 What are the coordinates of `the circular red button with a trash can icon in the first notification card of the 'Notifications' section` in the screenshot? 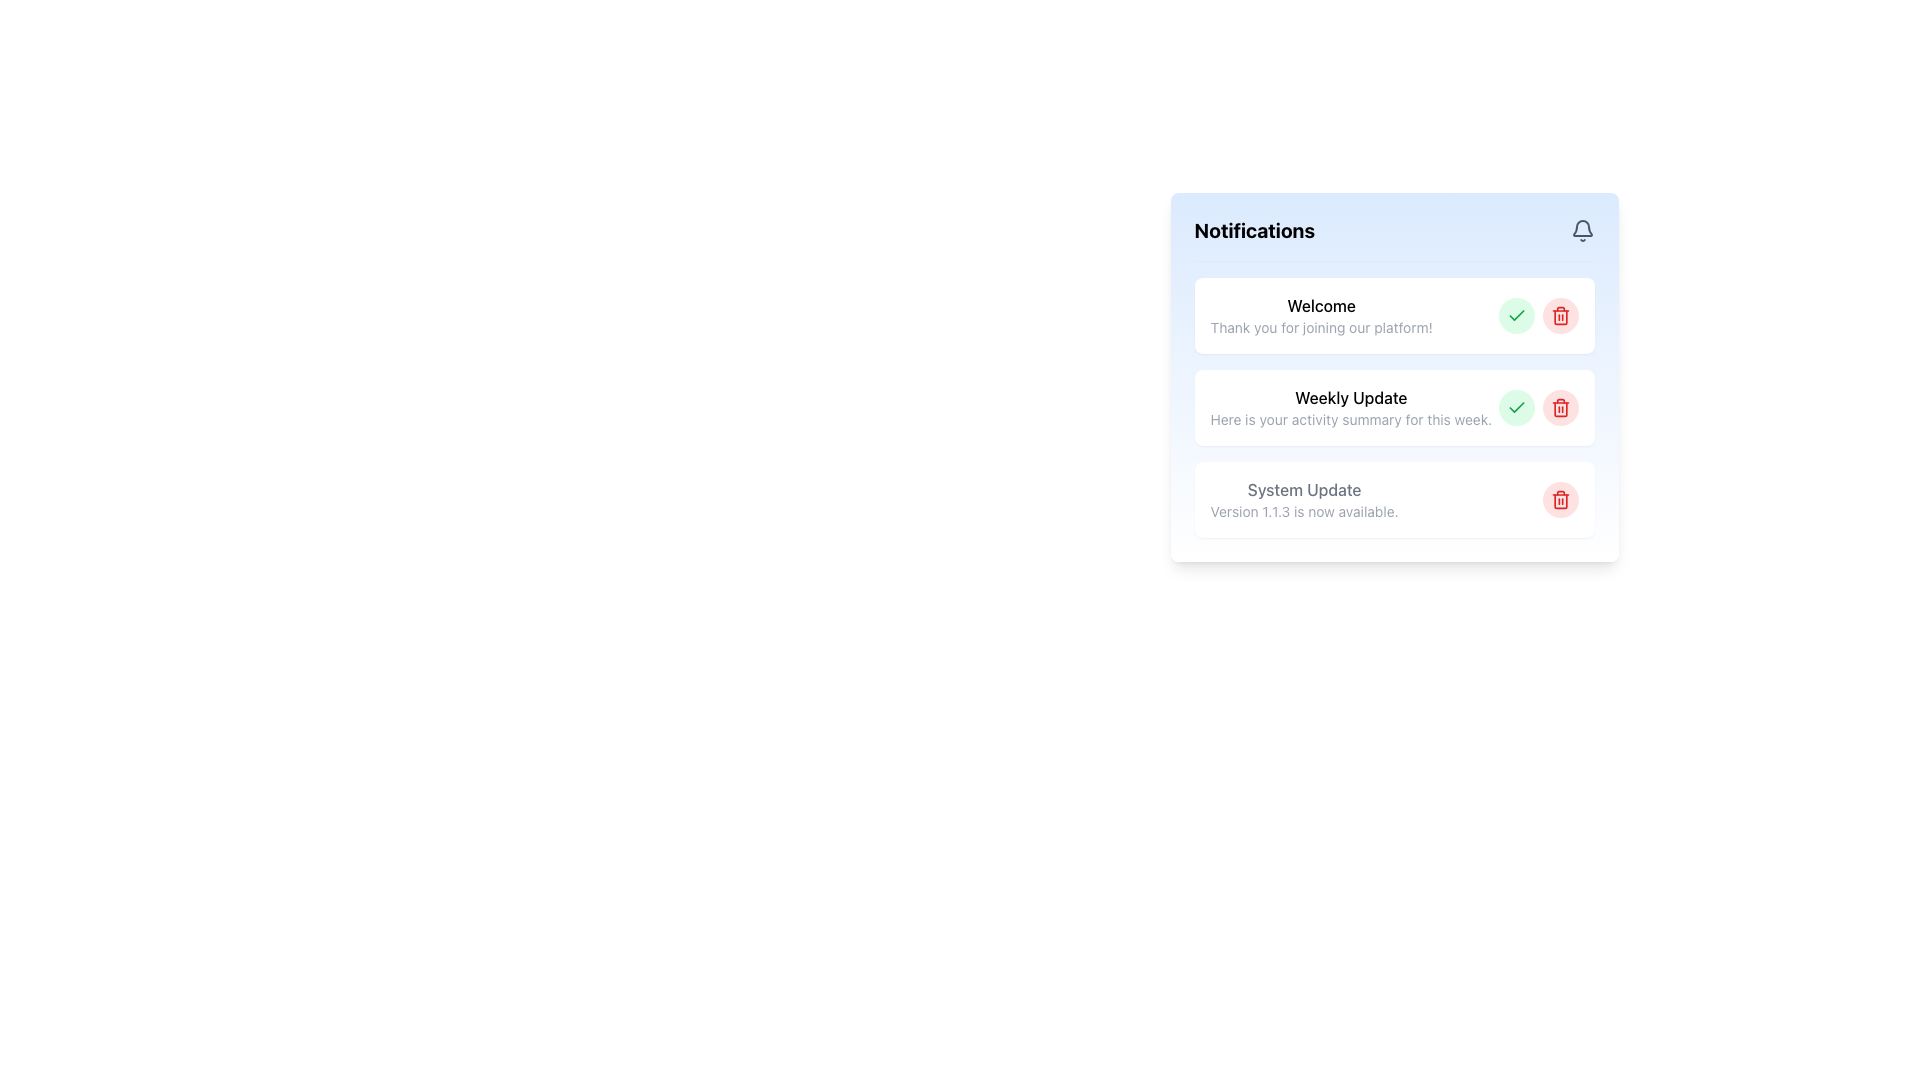 It's located at (1559, 315).